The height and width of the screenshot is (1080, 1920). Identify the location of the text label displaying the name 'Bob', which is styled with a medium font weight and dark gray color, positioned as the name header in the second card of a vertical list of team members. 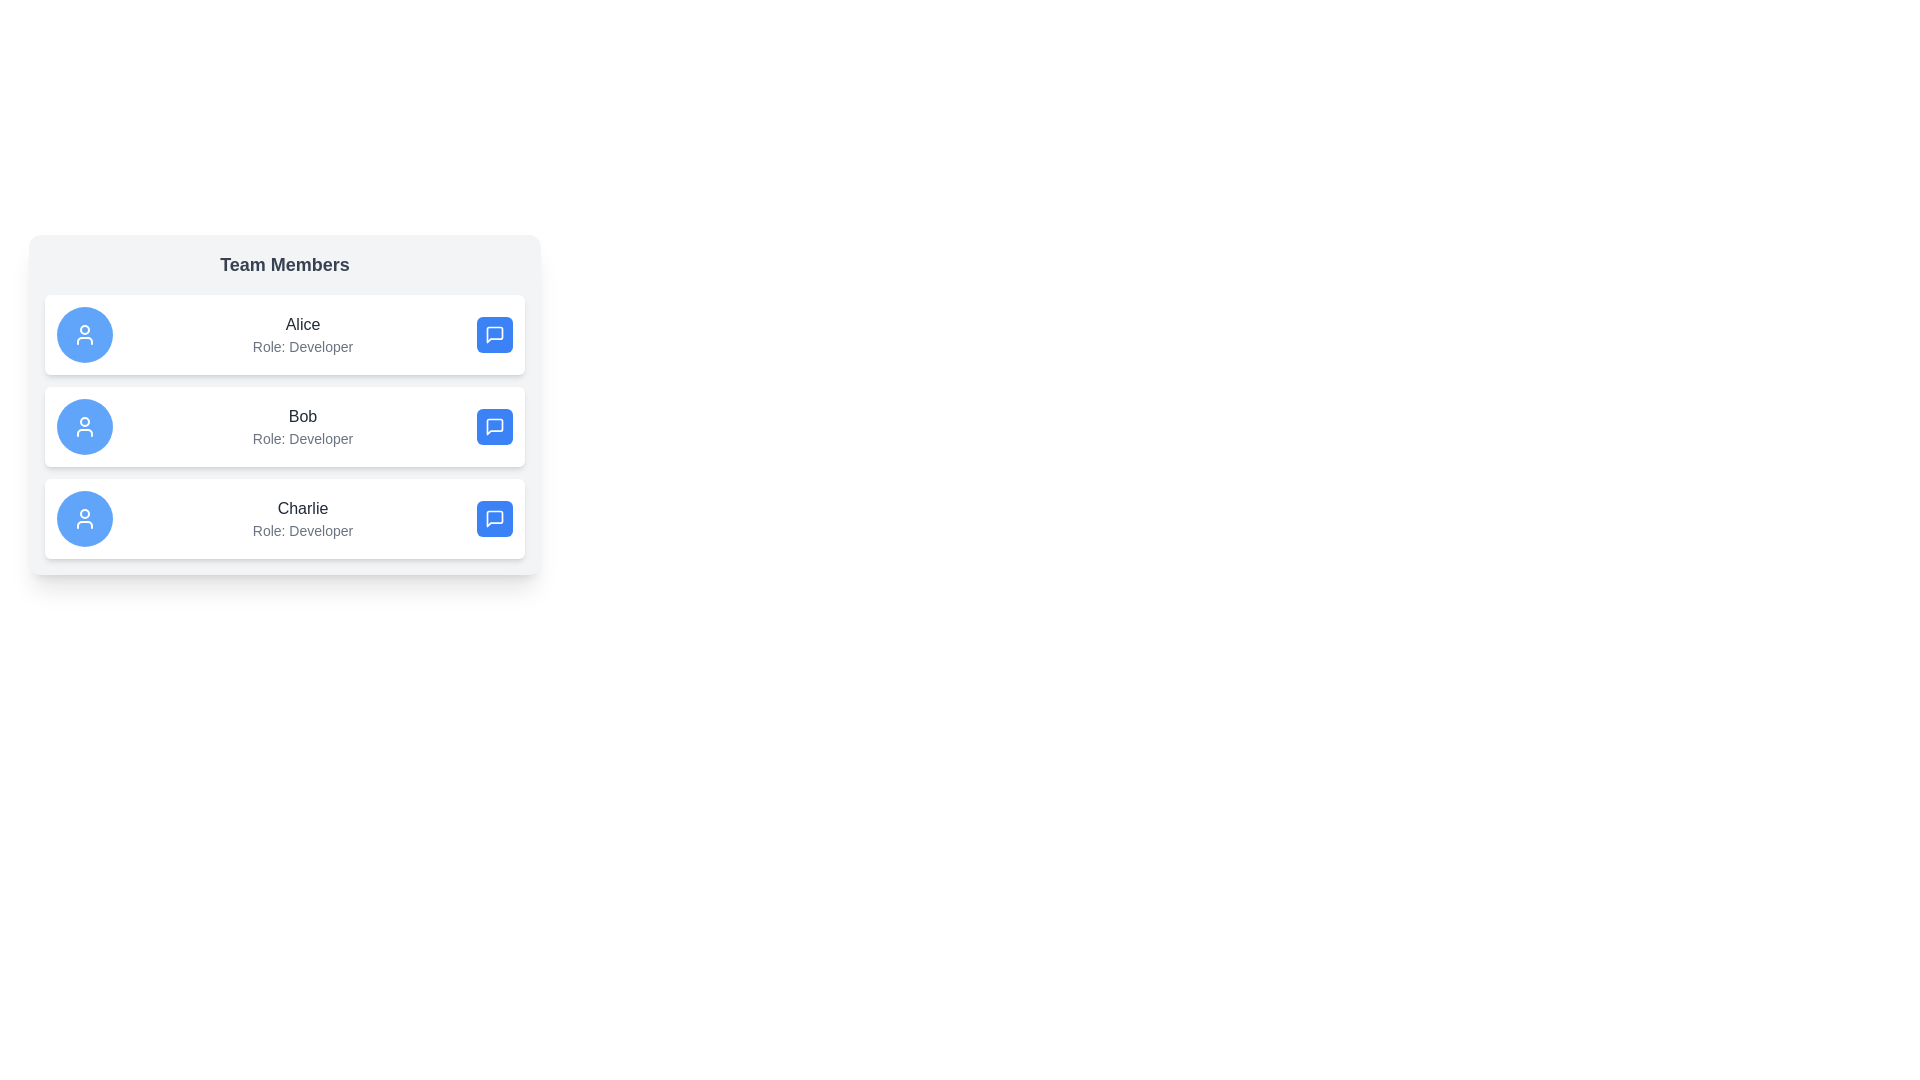
(301, 415).